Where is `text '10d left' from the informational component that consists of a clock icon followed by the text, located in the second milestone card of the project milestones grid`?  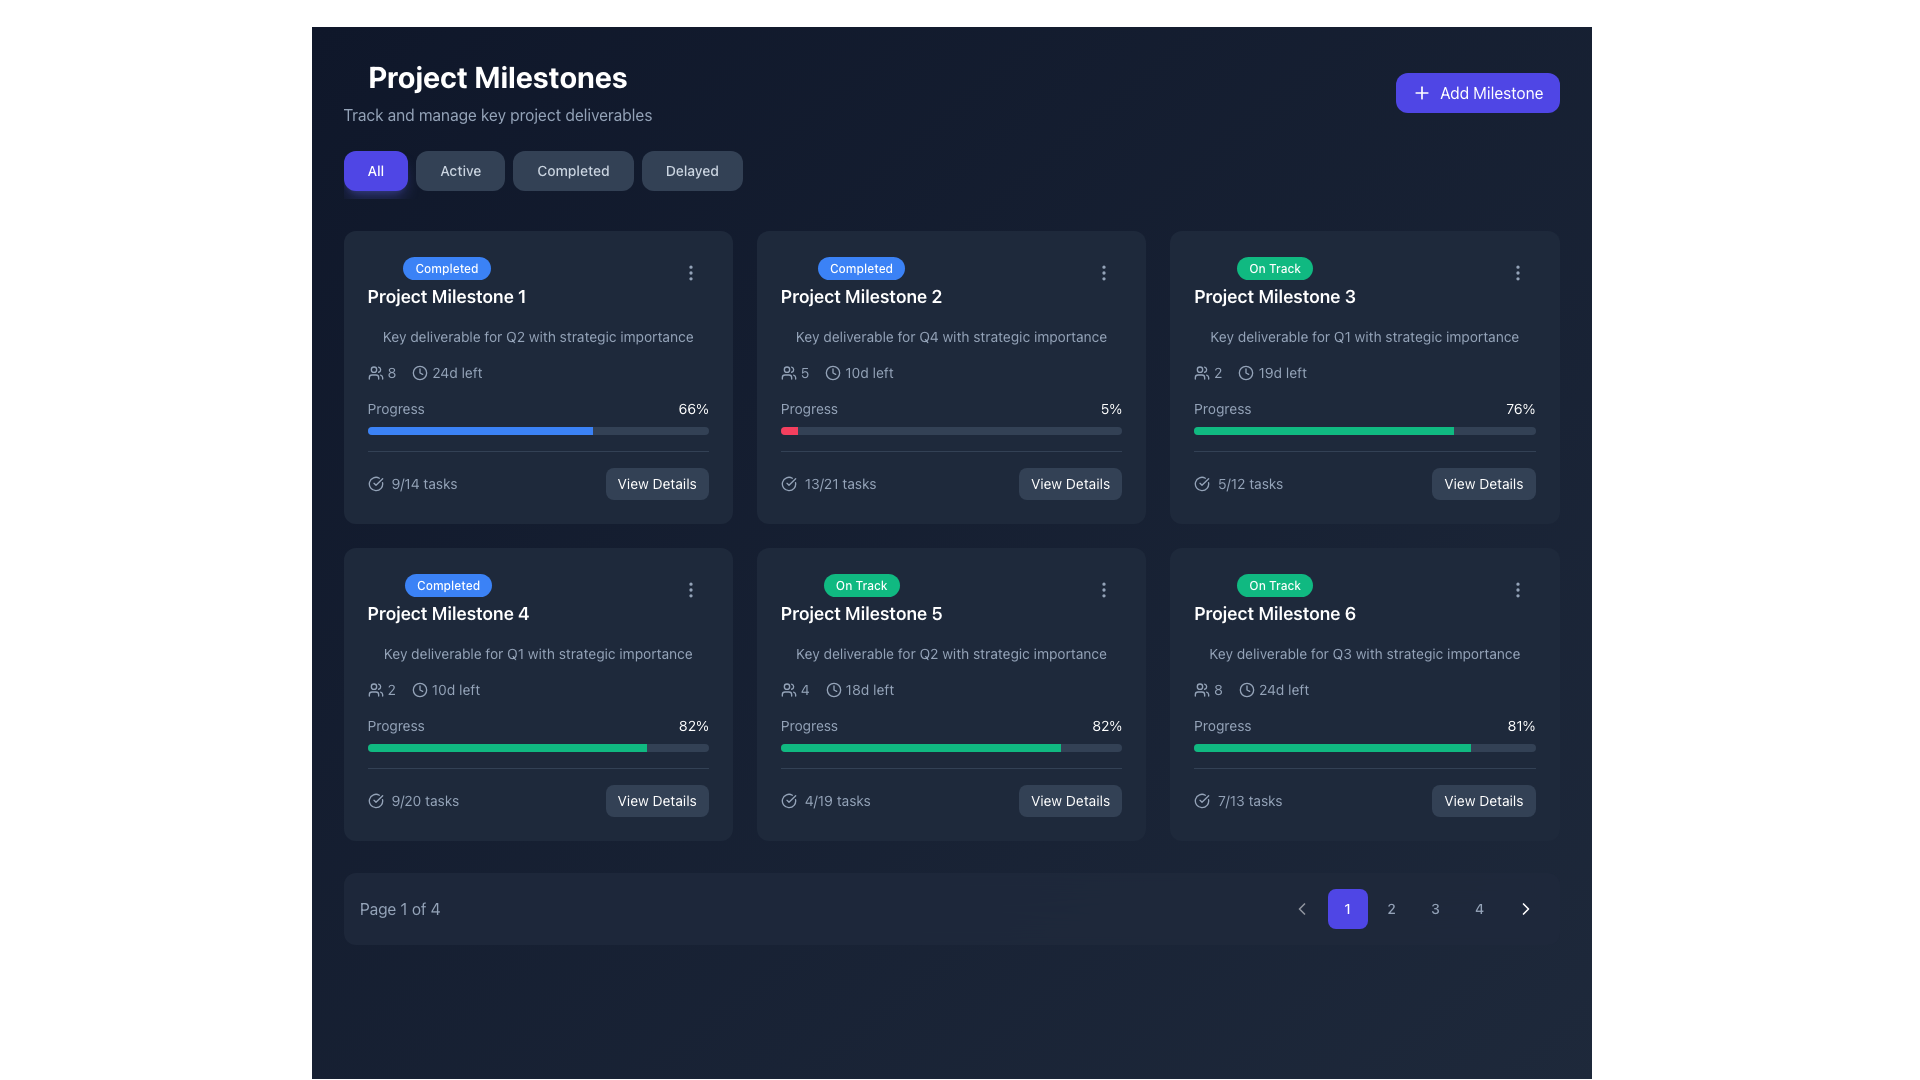
text '10d left' from the informational component that consists of a clock icon followed by the text, located in the second milestone card of the project milestones grid is located at coordinates (859, 373).